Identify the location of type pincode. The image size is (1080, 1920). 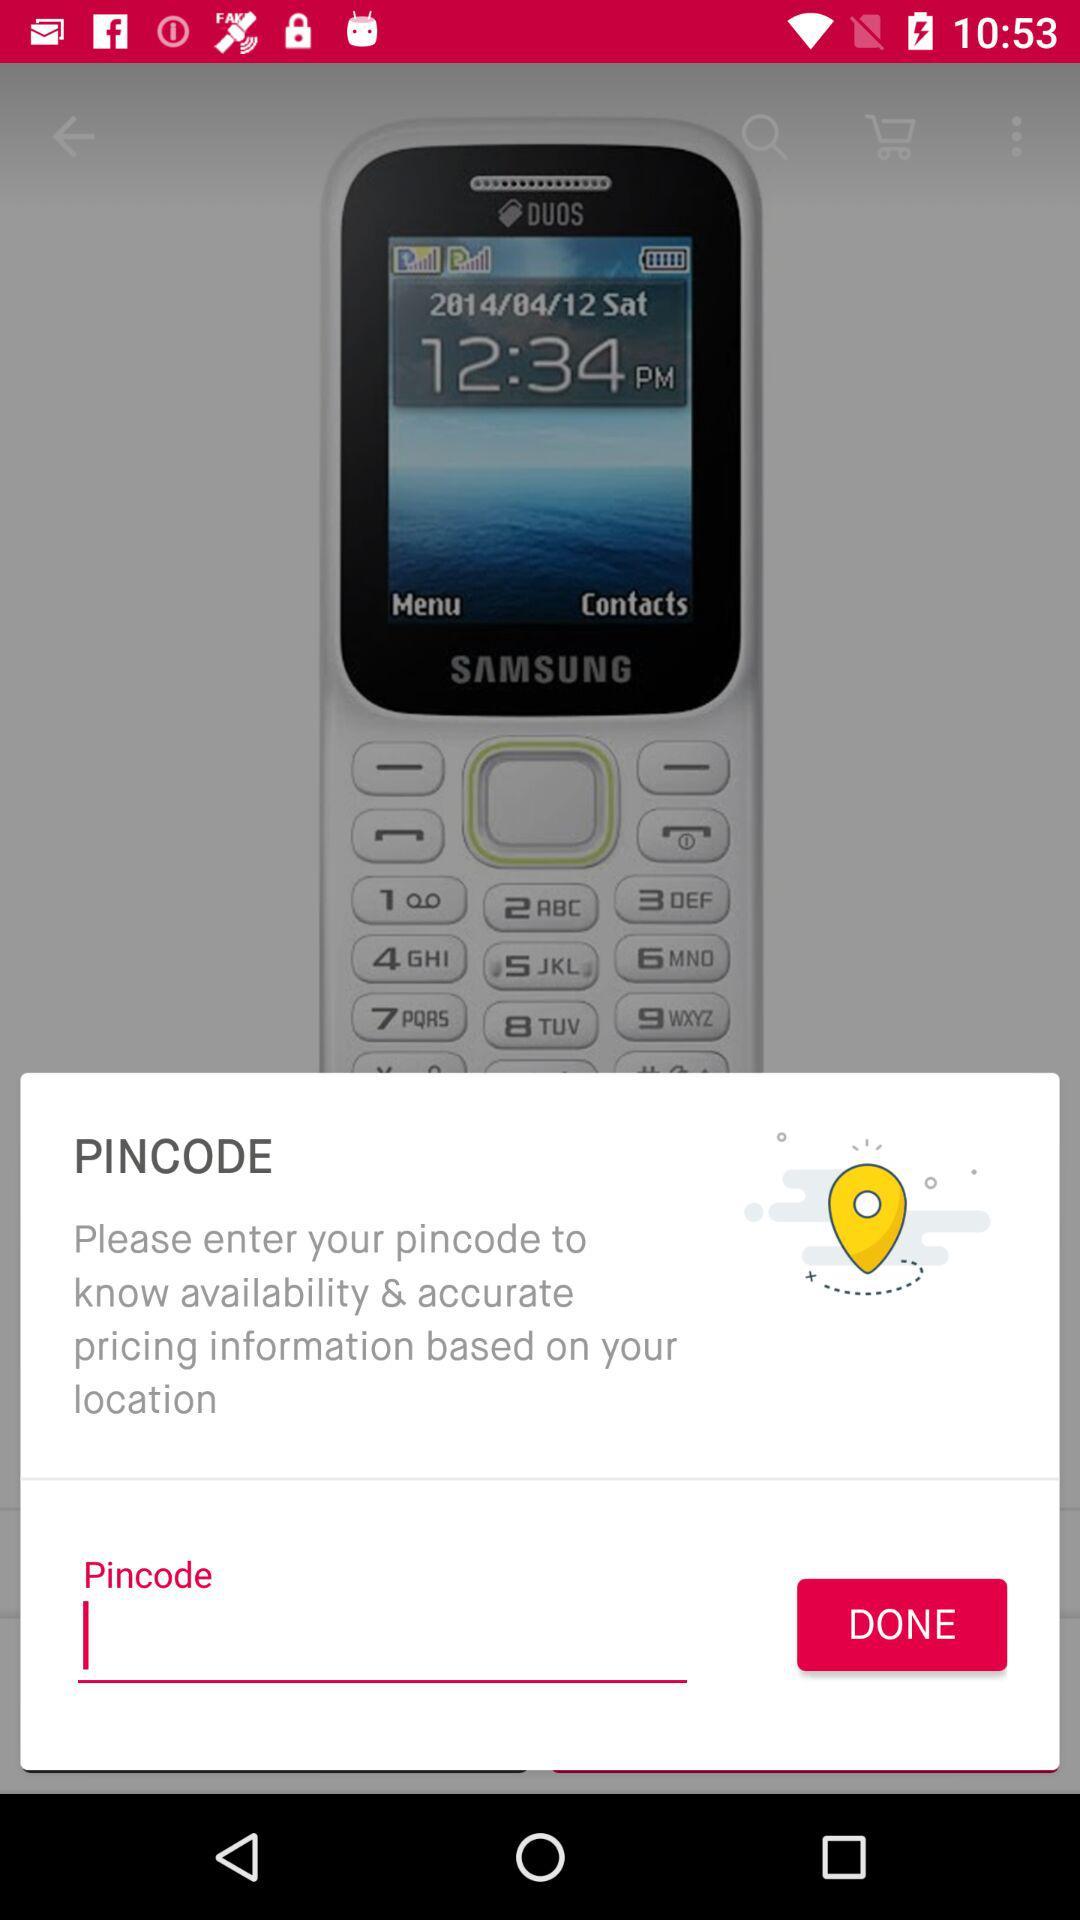
(382, 1642).